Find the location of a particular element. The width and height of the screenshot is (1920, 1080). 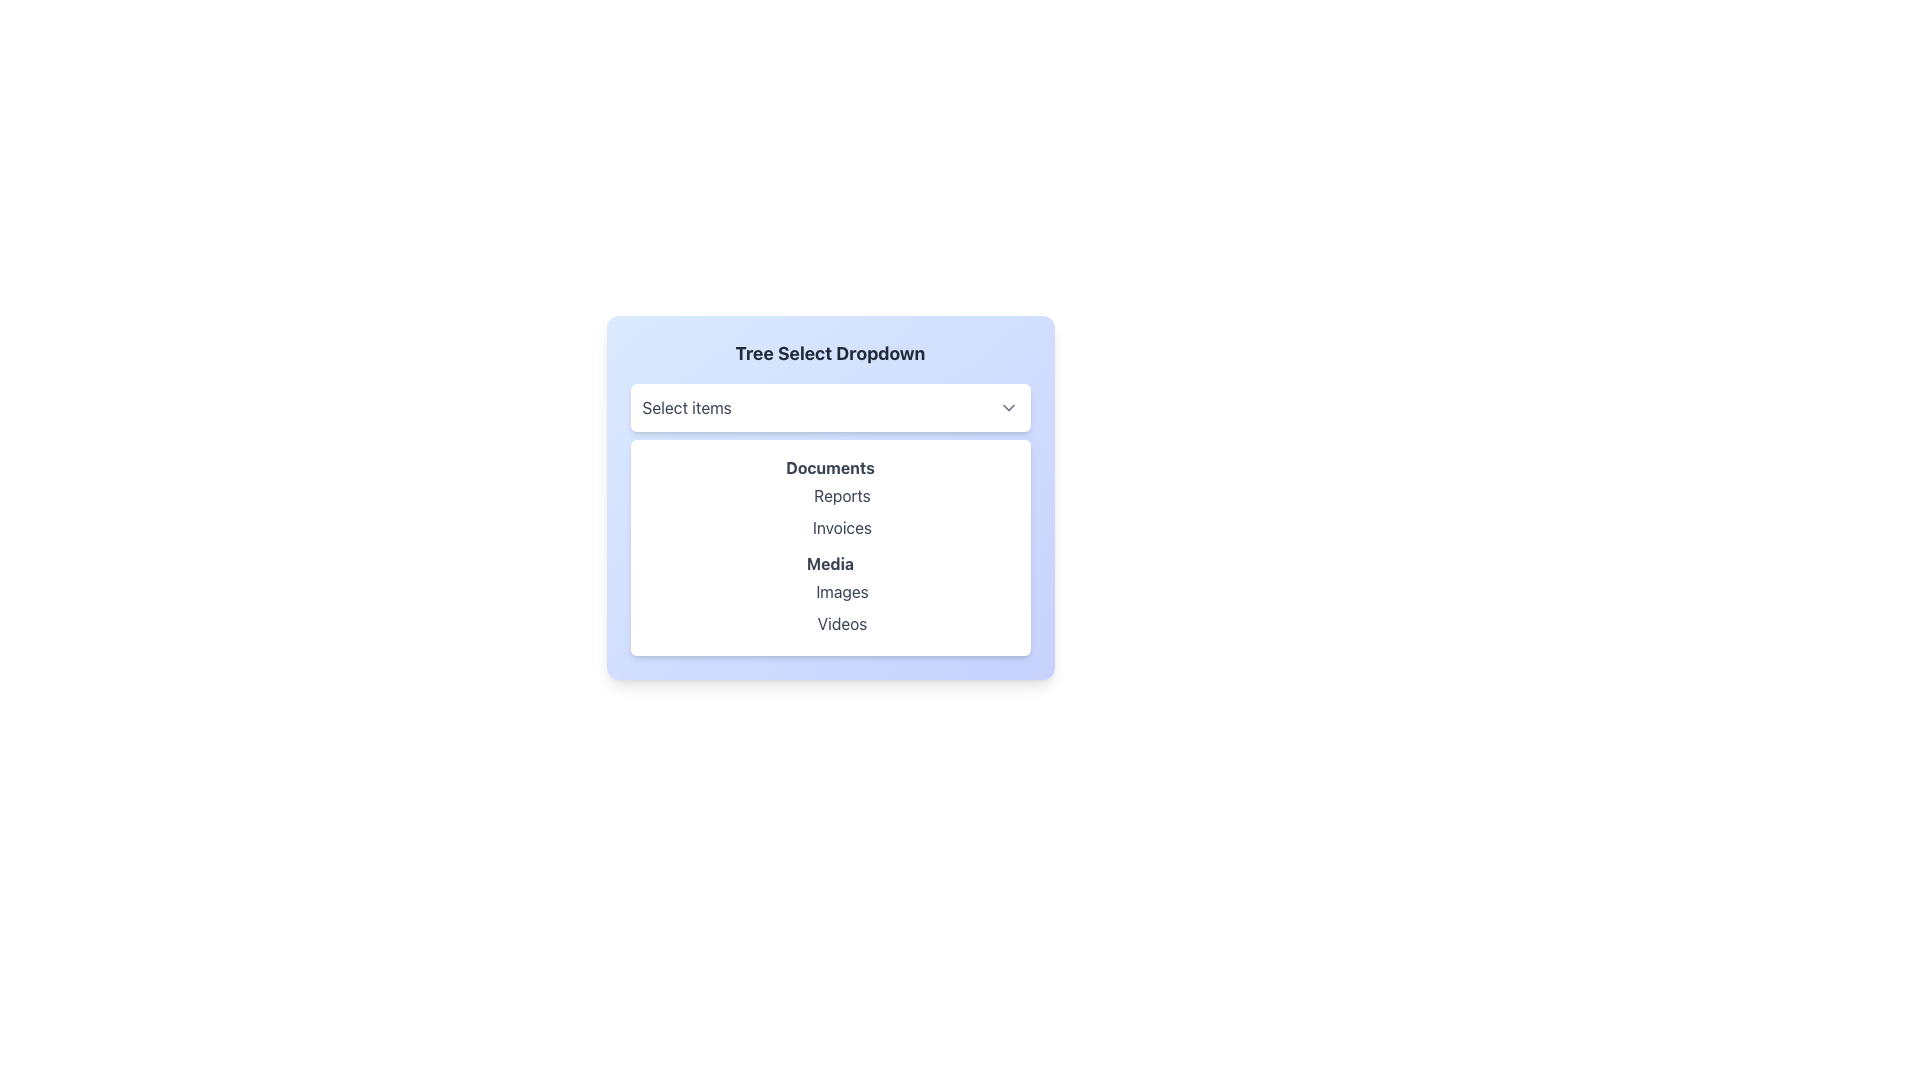

the 'Images' option in the Media section of the dropdown menu is located at coordinates (838, 590).